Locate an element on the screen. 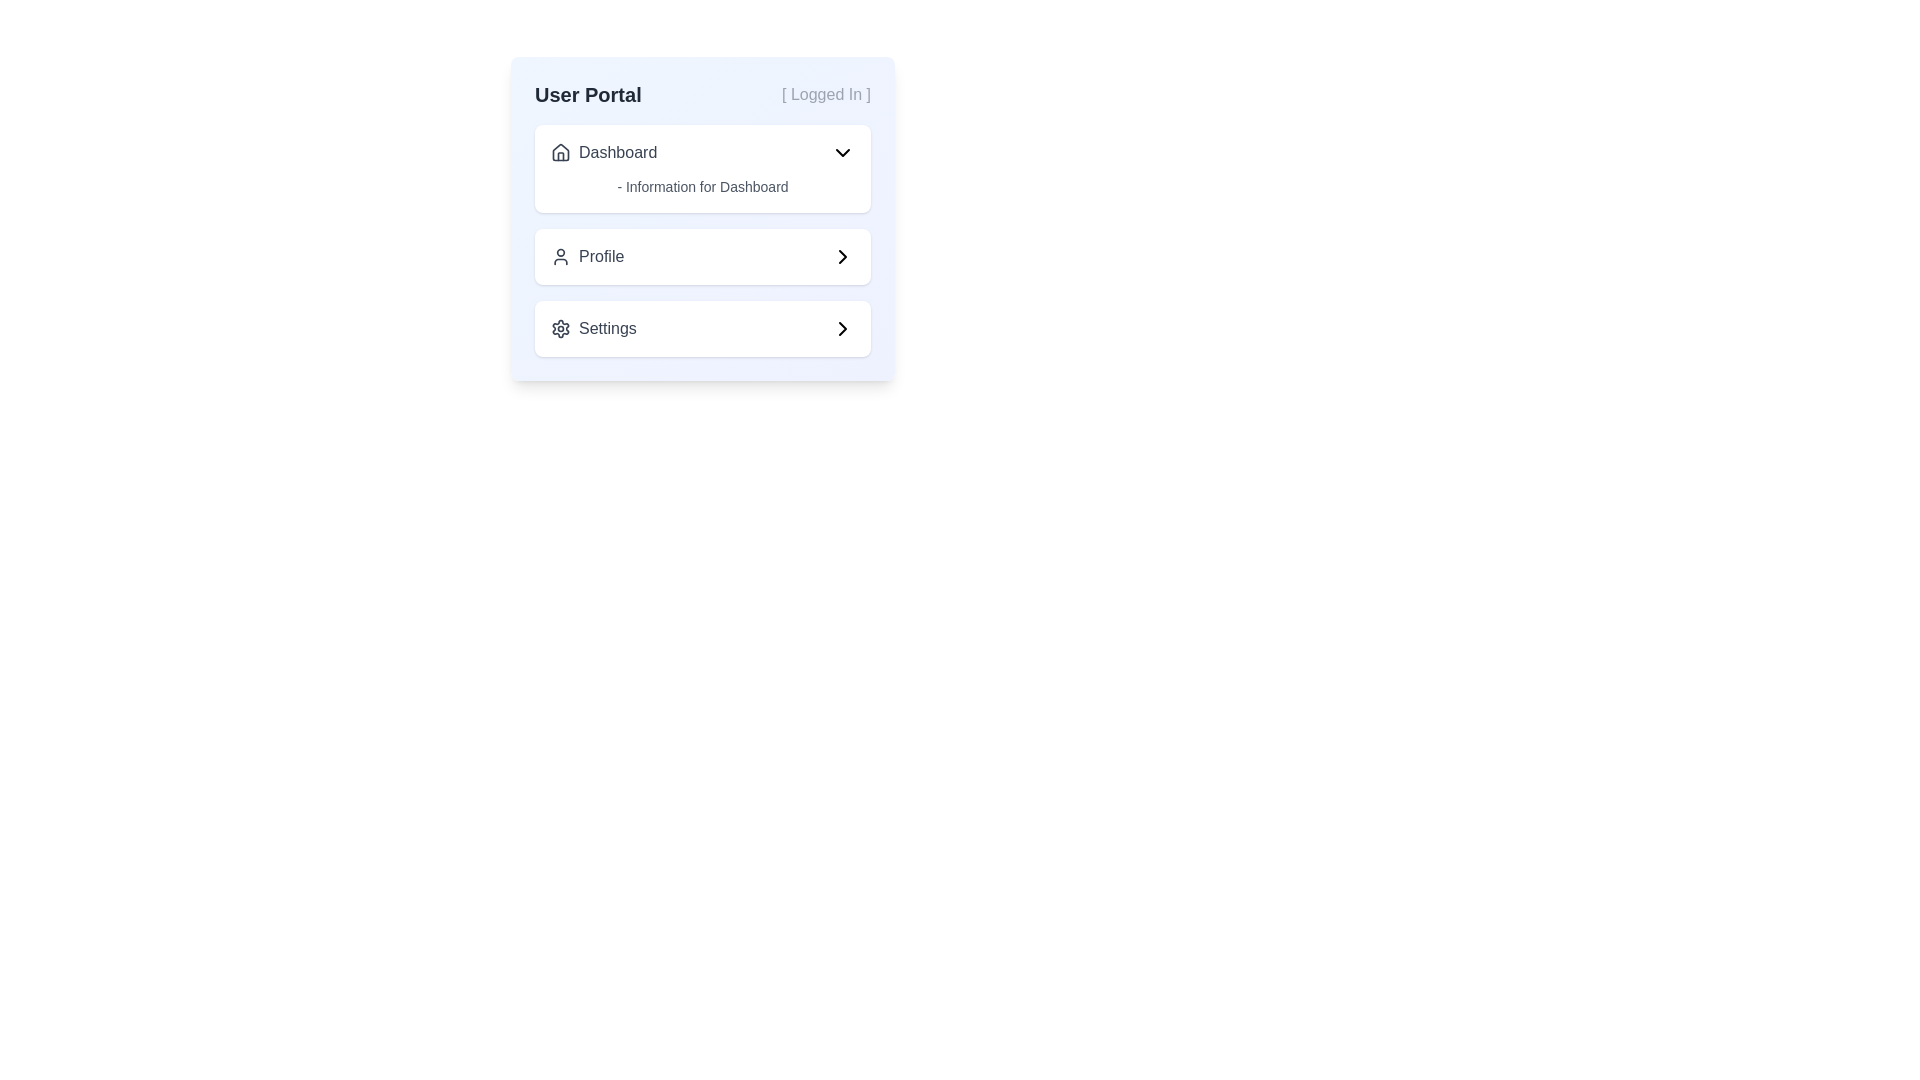  the house roof icon located in the 'Dashboard' menu option of the navigation menu is located at coordinates (560, 150).